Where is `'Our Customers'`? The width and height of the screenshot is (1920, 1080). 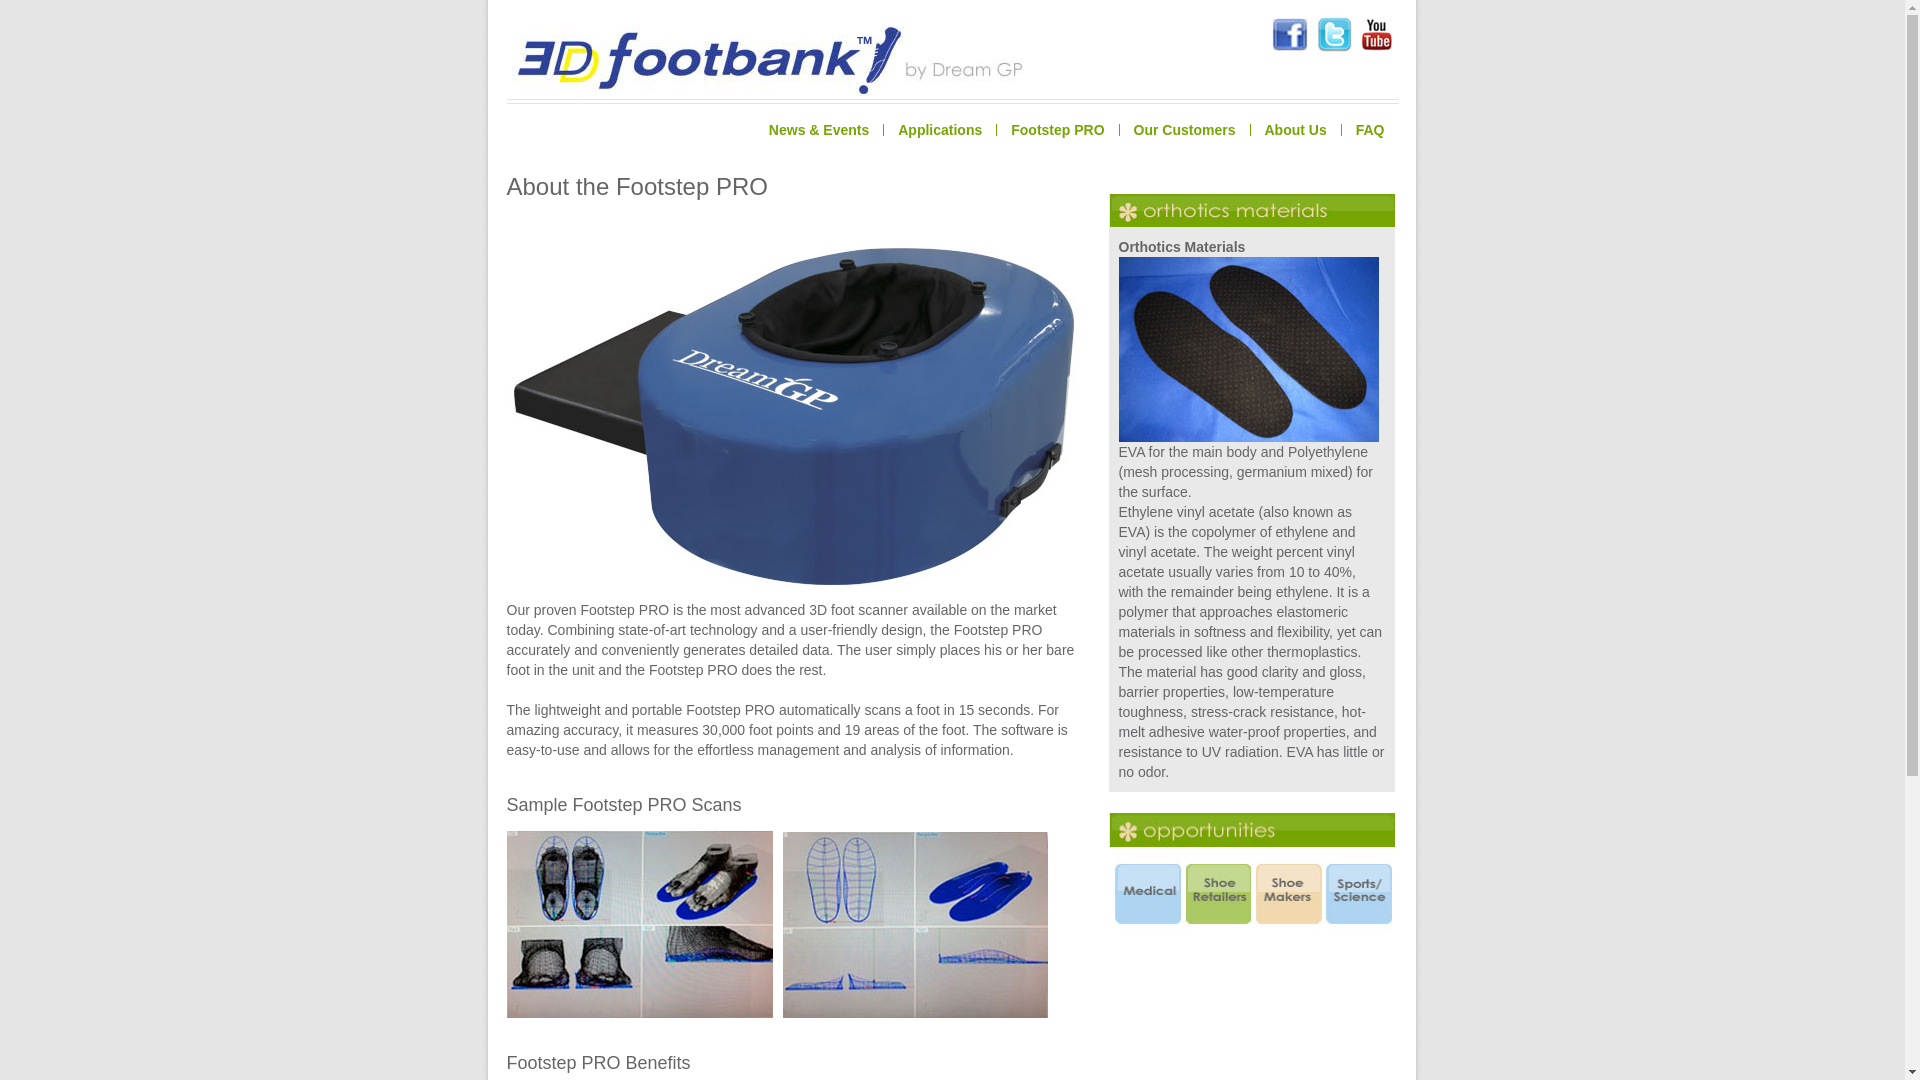 'Our Customers' is located at coordinates (1184, 130).